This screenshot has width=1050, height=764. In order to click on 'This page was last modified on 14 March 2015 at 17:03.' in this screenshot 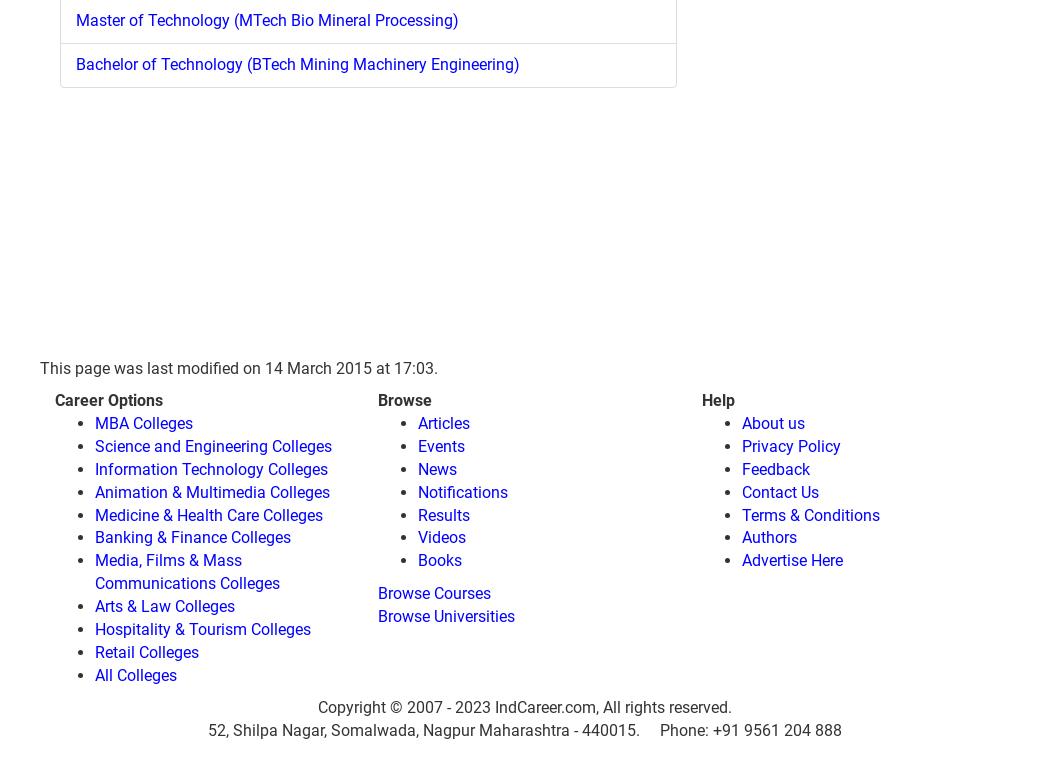, I will do `click(238, 367)`.